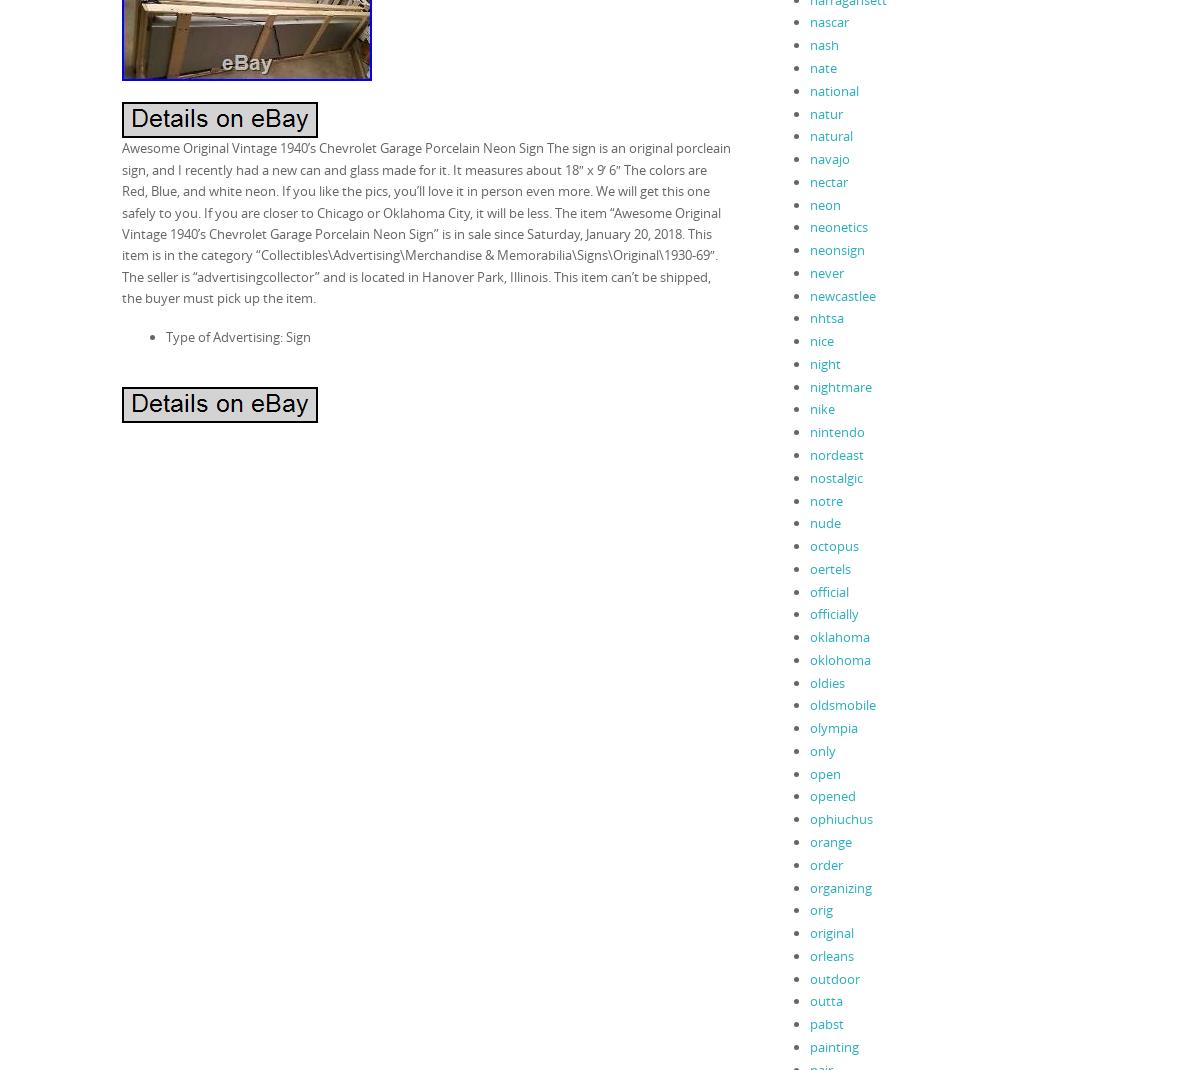 This screenshot has width=1184, height=1070. What do you see at coordinates (840, 384) in the screenshot?
I see `'nightmare'` at bounding box center [840, 384].